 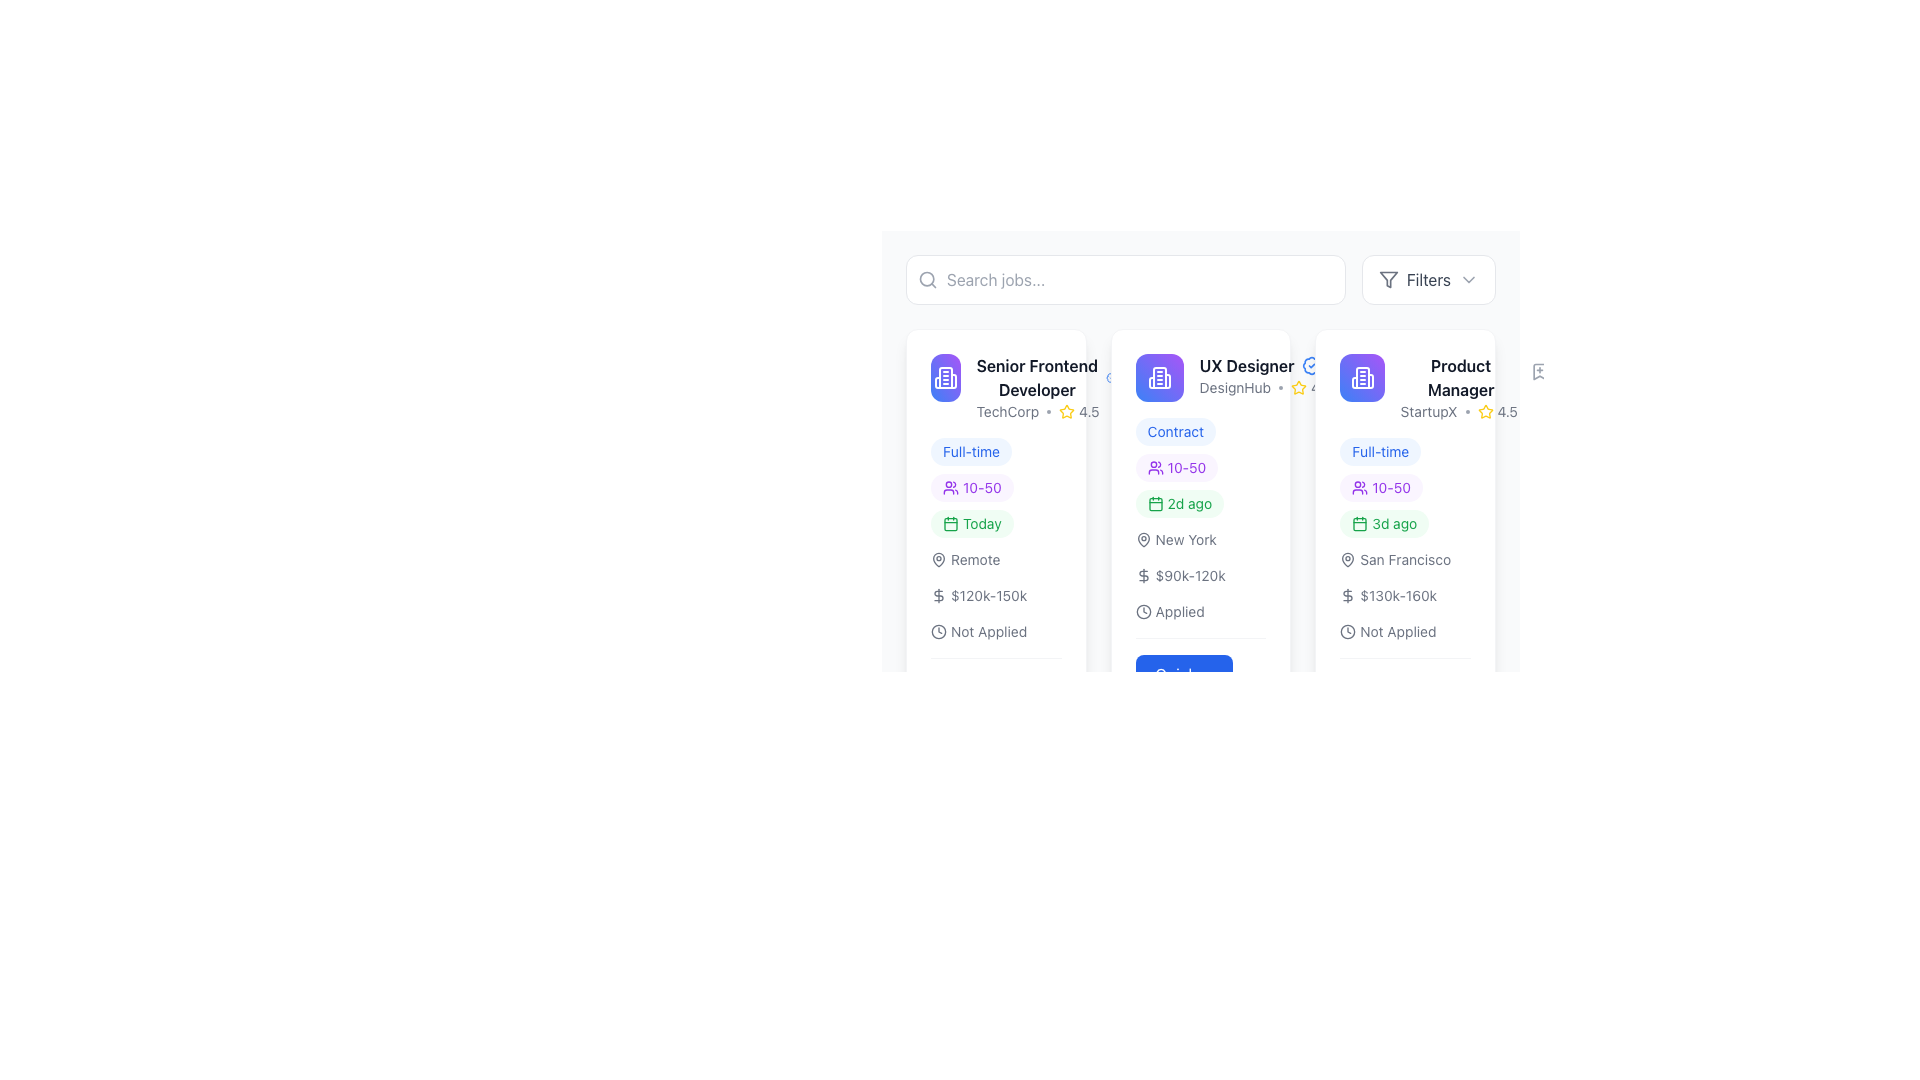 I want to click on the monetary information icon that represents the salary range ('$130k-160k') in the third job card located in the far right column of the interface, so click(x=1348, y=595).